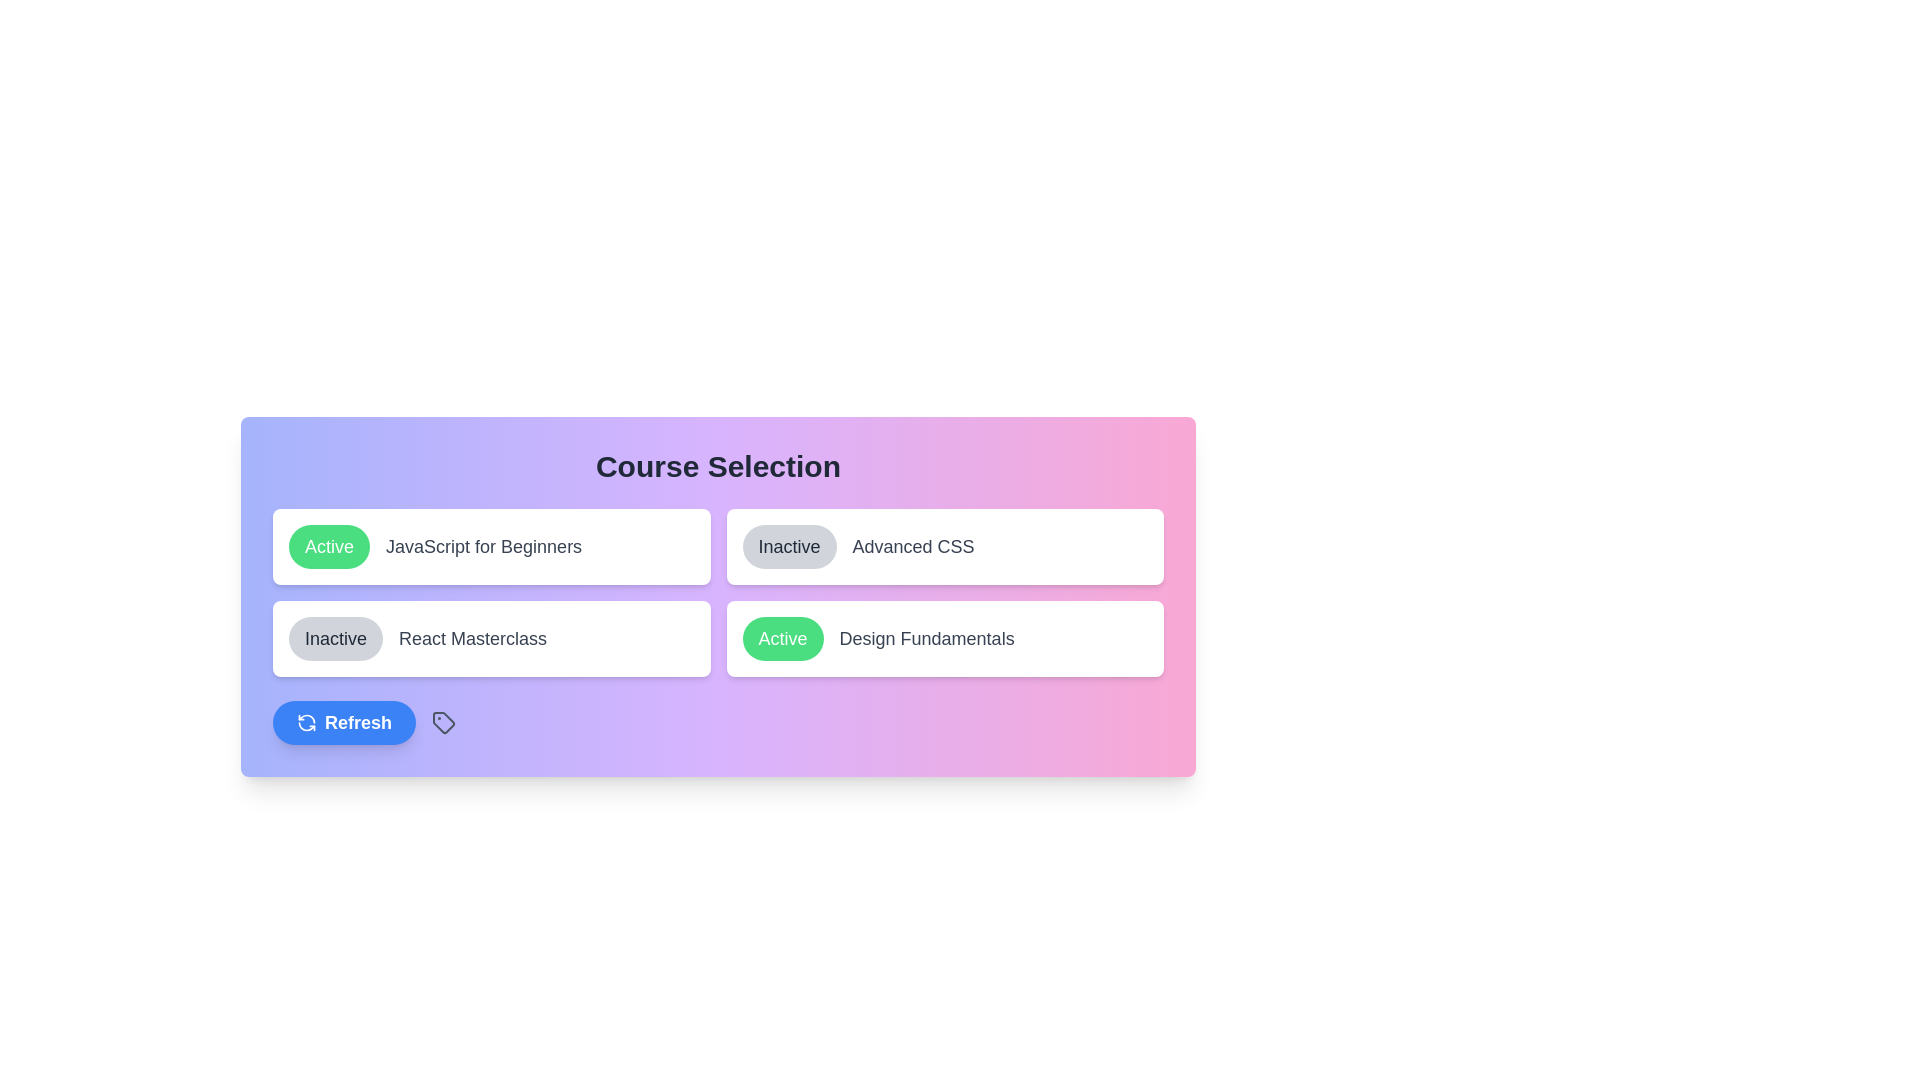 The image size is (1920, 1080). Describe the element at coordinates (491, 547) in the screenshot. I see `the active course option card titled 'JavaScript for Beginners', which is the first card in the grid layout under the 'Course Selection' title` at that location.